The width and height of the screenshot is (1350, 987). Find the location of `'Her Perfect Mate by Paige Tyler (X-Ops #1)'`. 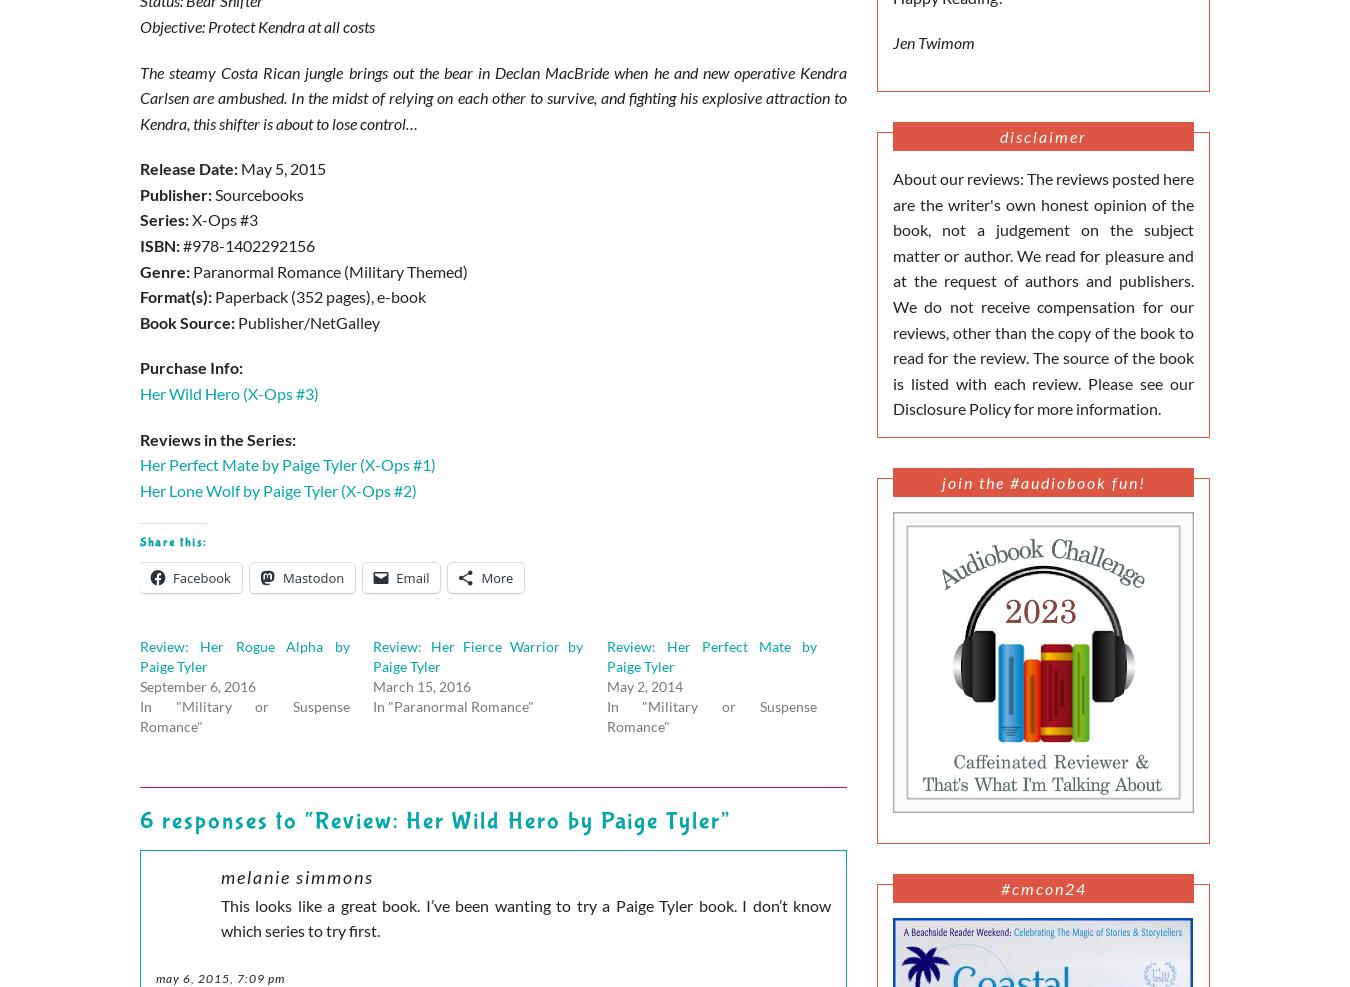

'Her Perfect Mate by Paige Tyler (X-Ops #1)' is located at coordinates (286, 463).